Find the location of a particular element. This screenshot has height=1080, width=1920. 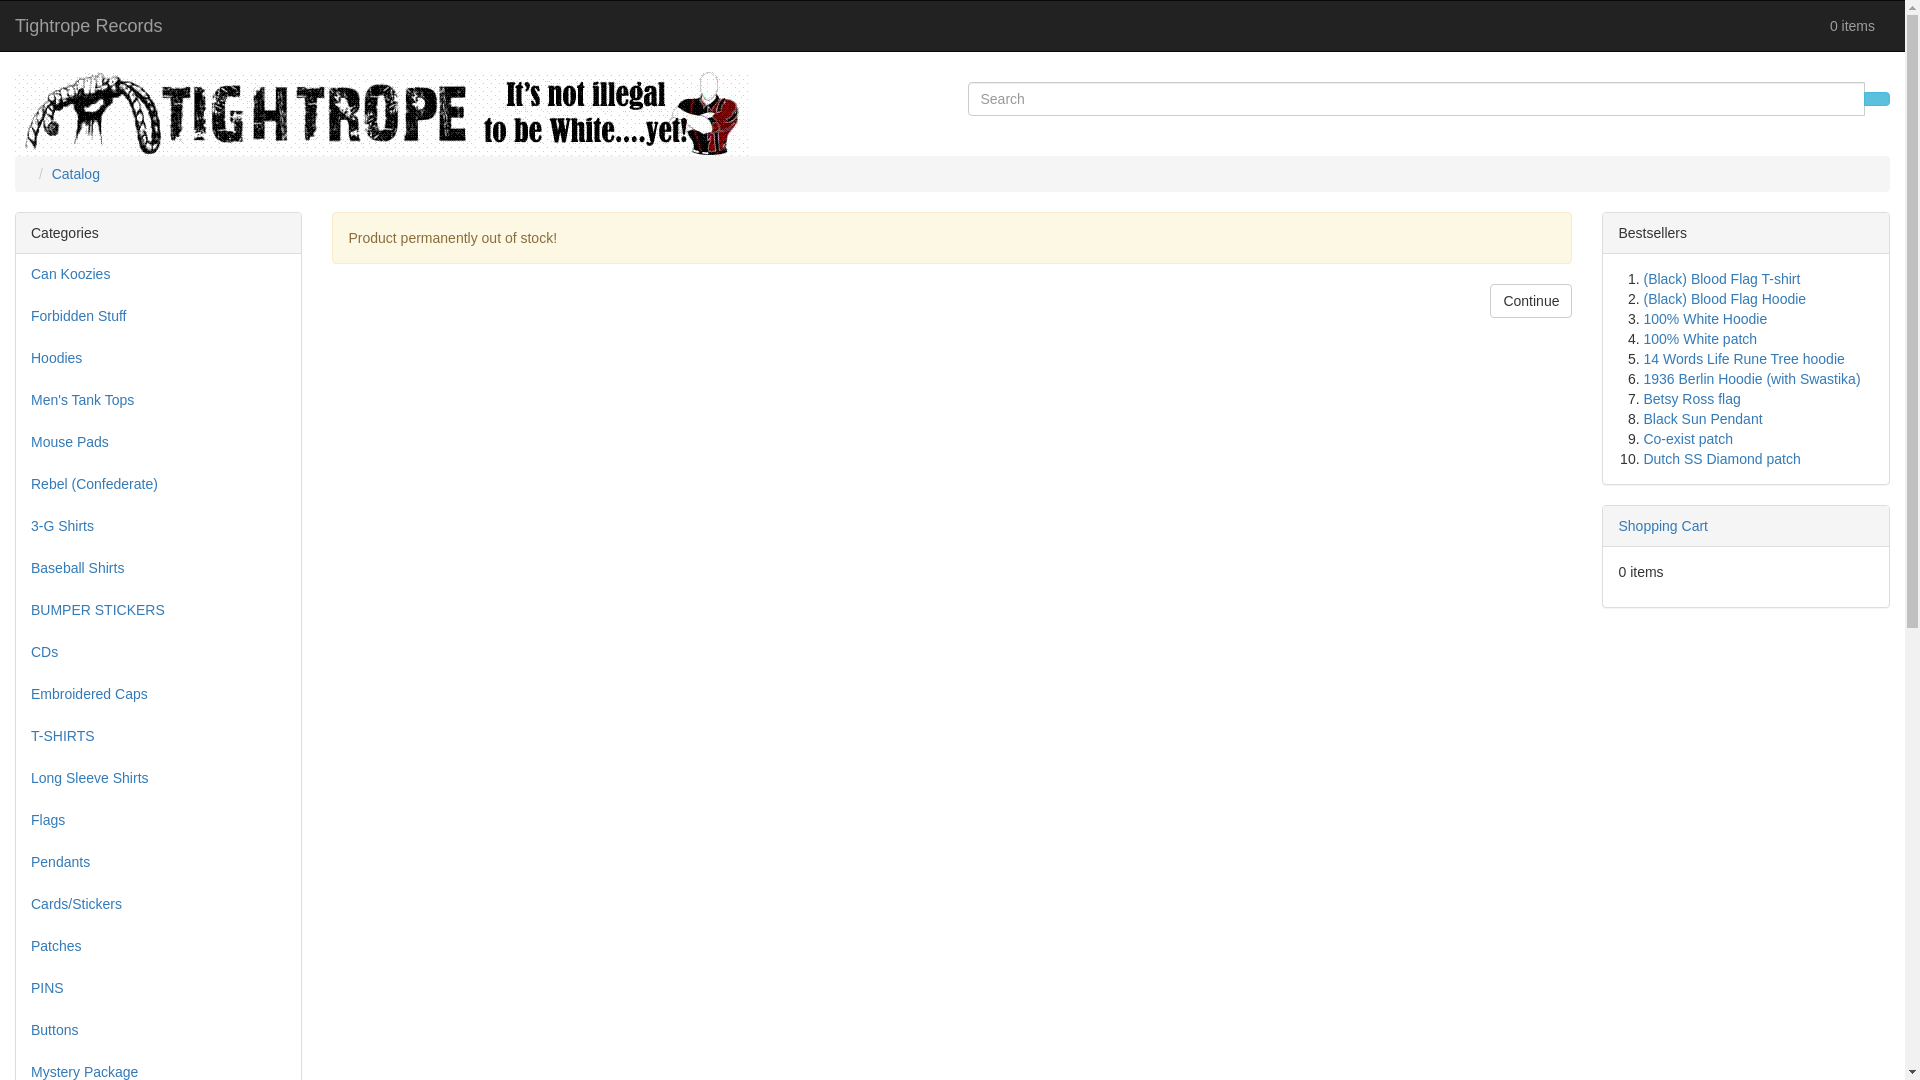

'Can Koozies' is located at coordinates (15, 273).